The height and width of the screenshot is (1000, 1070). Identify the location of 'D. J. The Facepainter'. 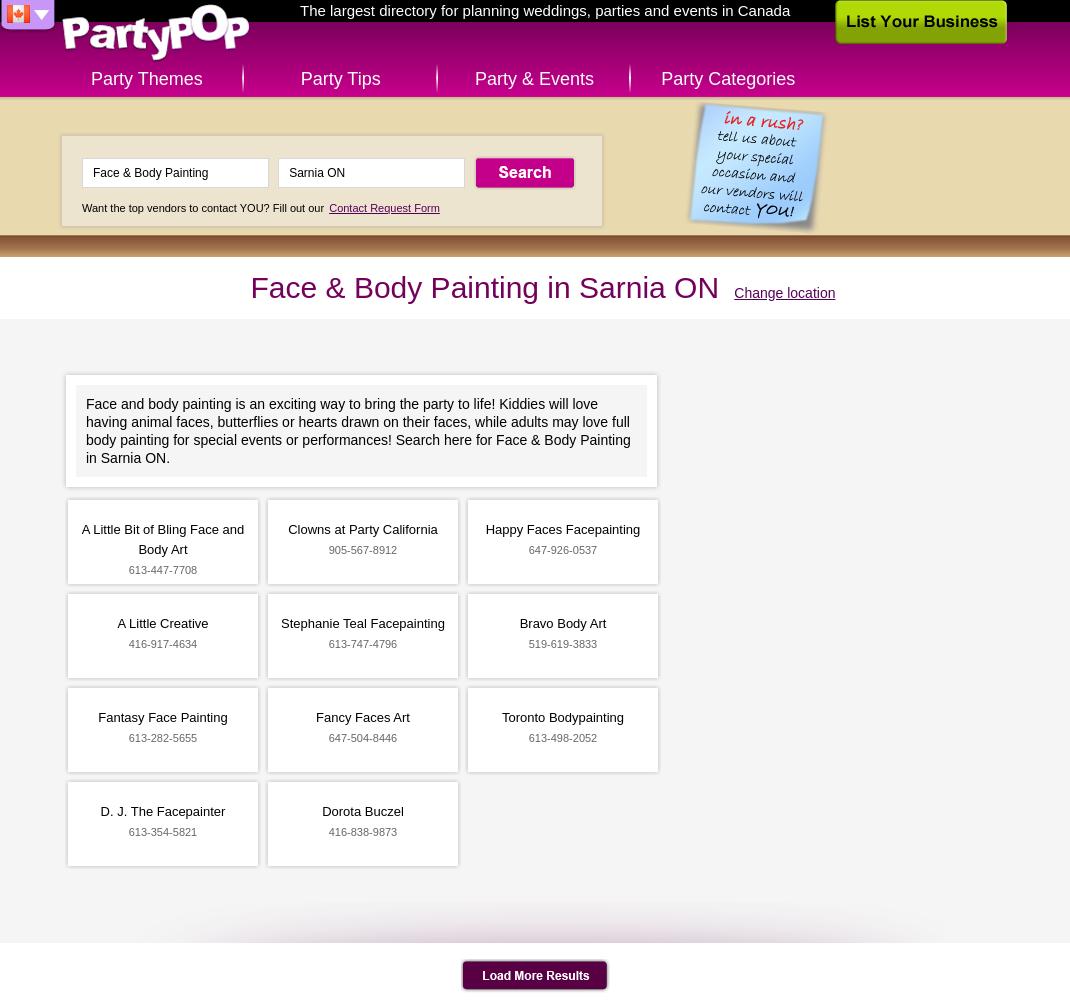
(162, 811).